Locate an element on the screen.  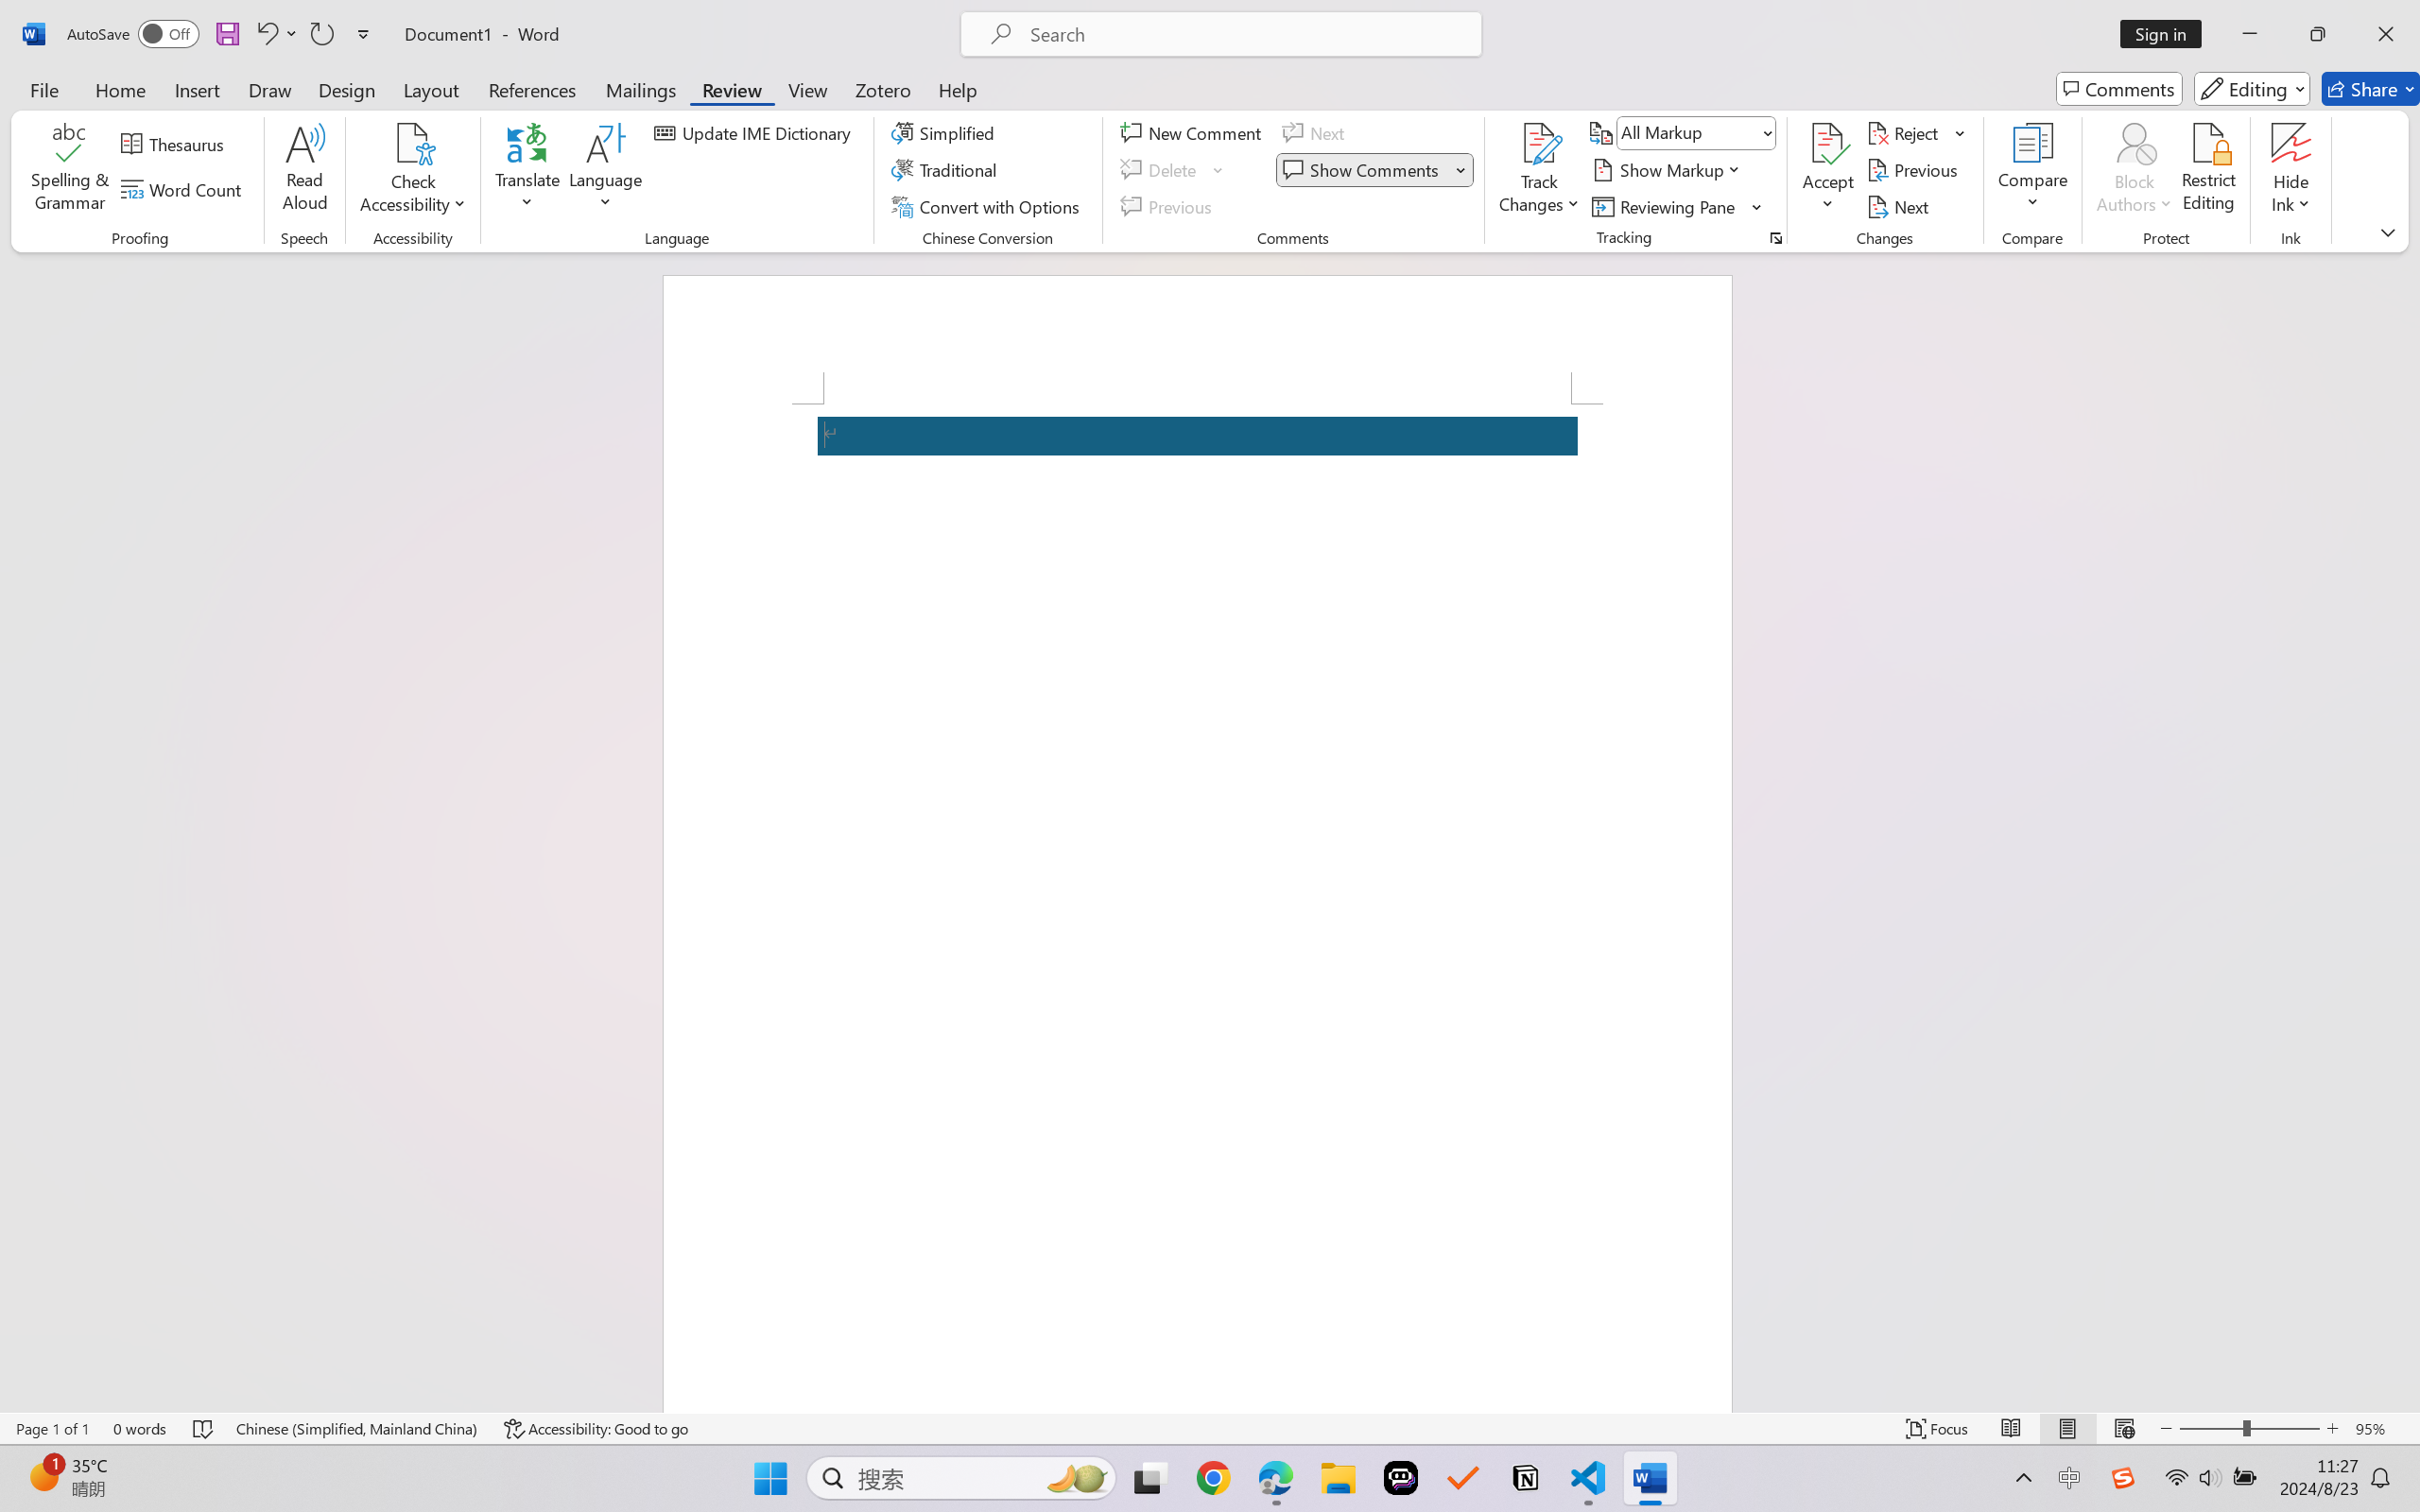
'Block Authors' is located at coordinates (2133, 170).